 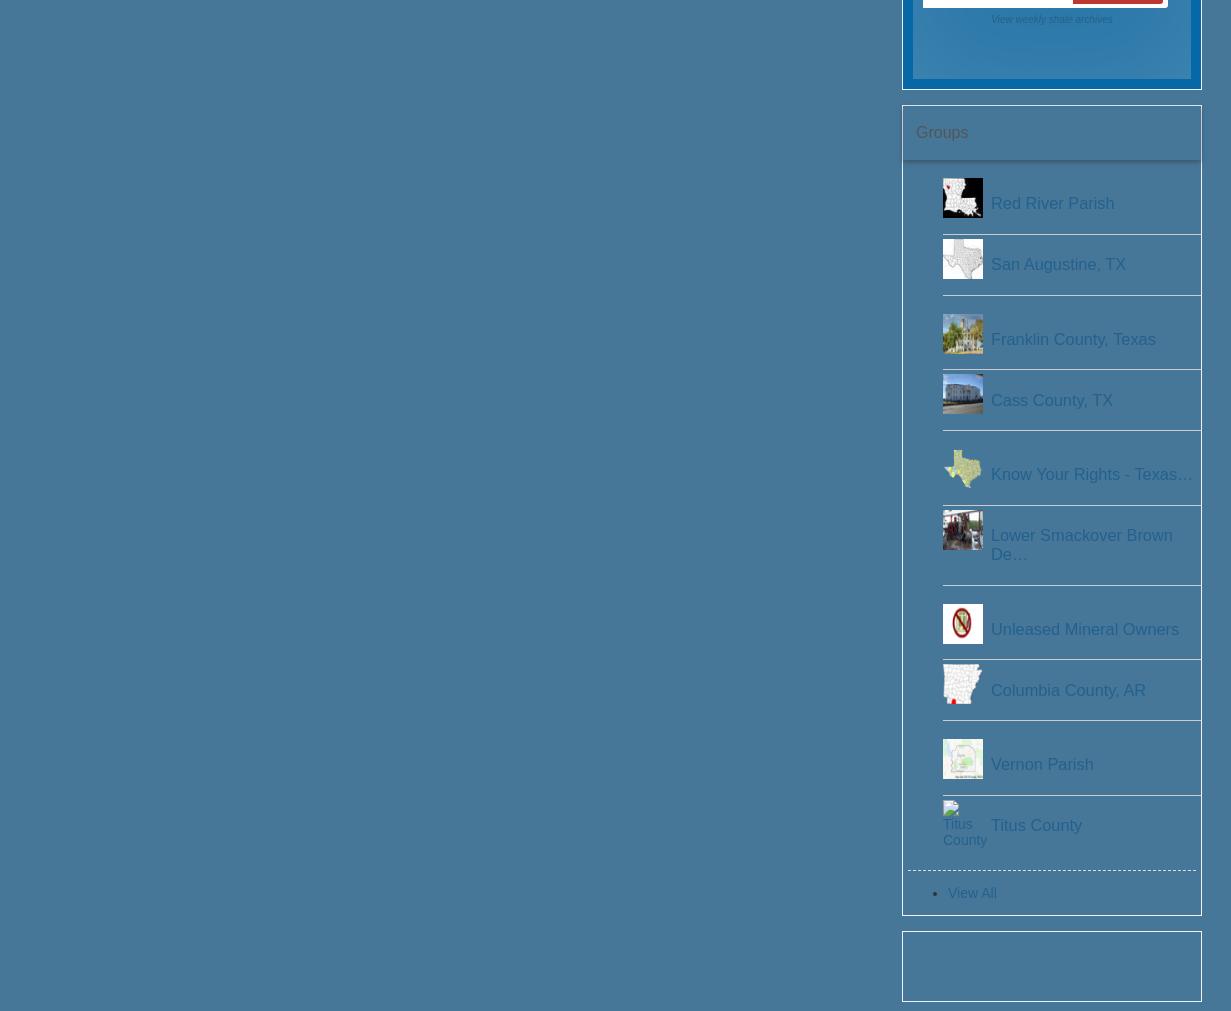 I want to click on 'Columbia County, AR', so click(x=1067, y=687).